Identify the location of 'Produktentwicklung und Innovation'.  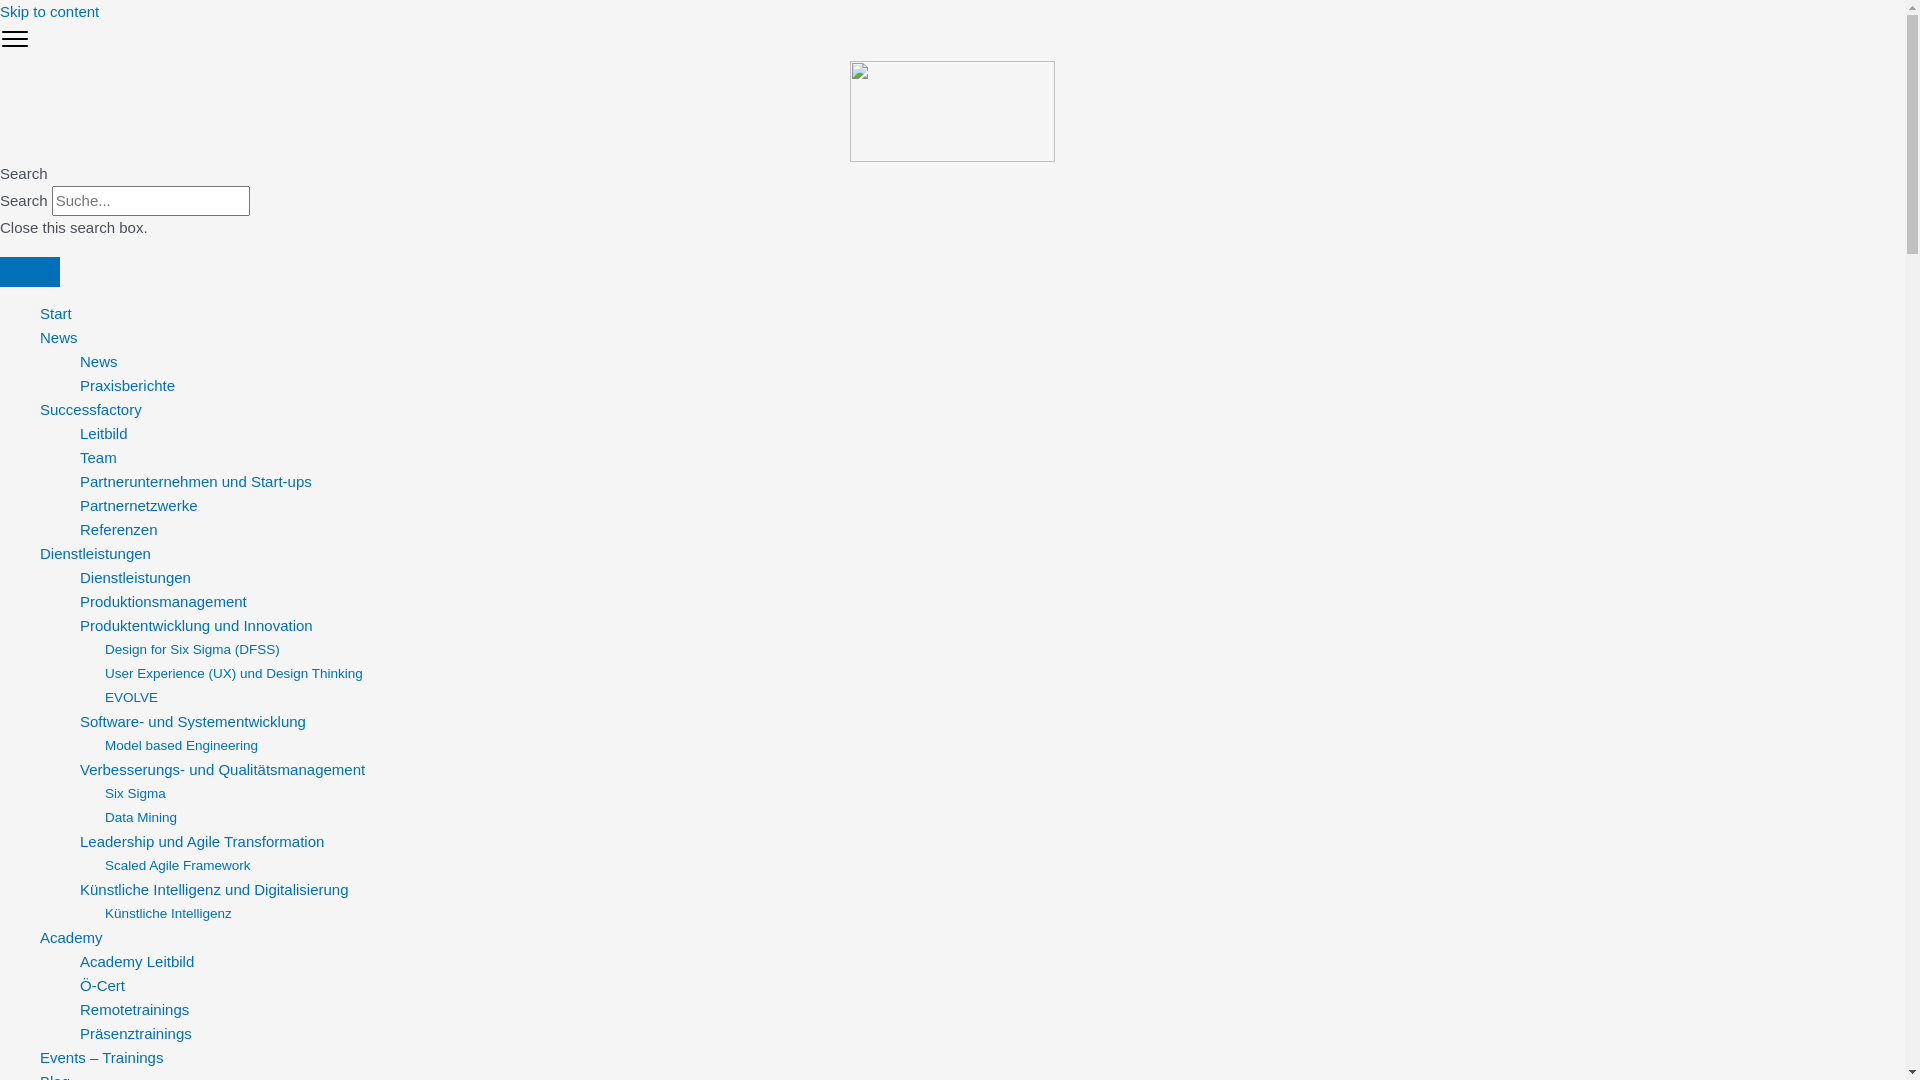
(196, 624).